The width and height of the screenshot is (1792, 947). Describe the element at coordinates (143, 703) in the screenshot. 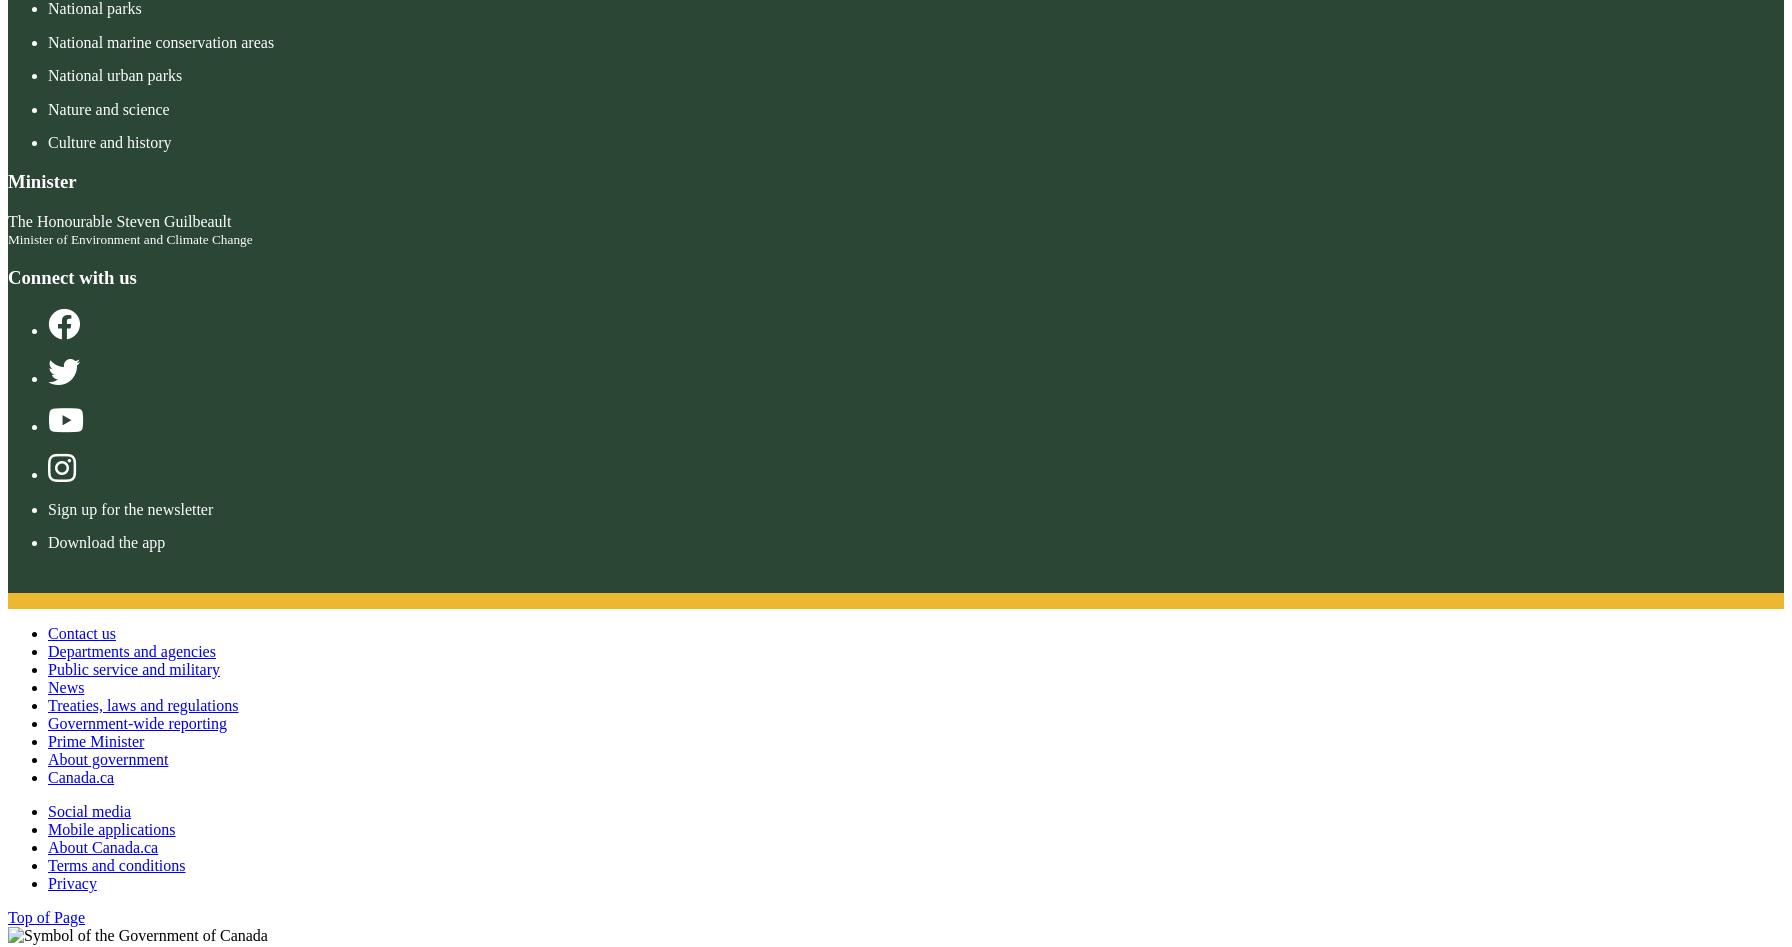

I see `'Treaties, laws and regulations'` at that location.